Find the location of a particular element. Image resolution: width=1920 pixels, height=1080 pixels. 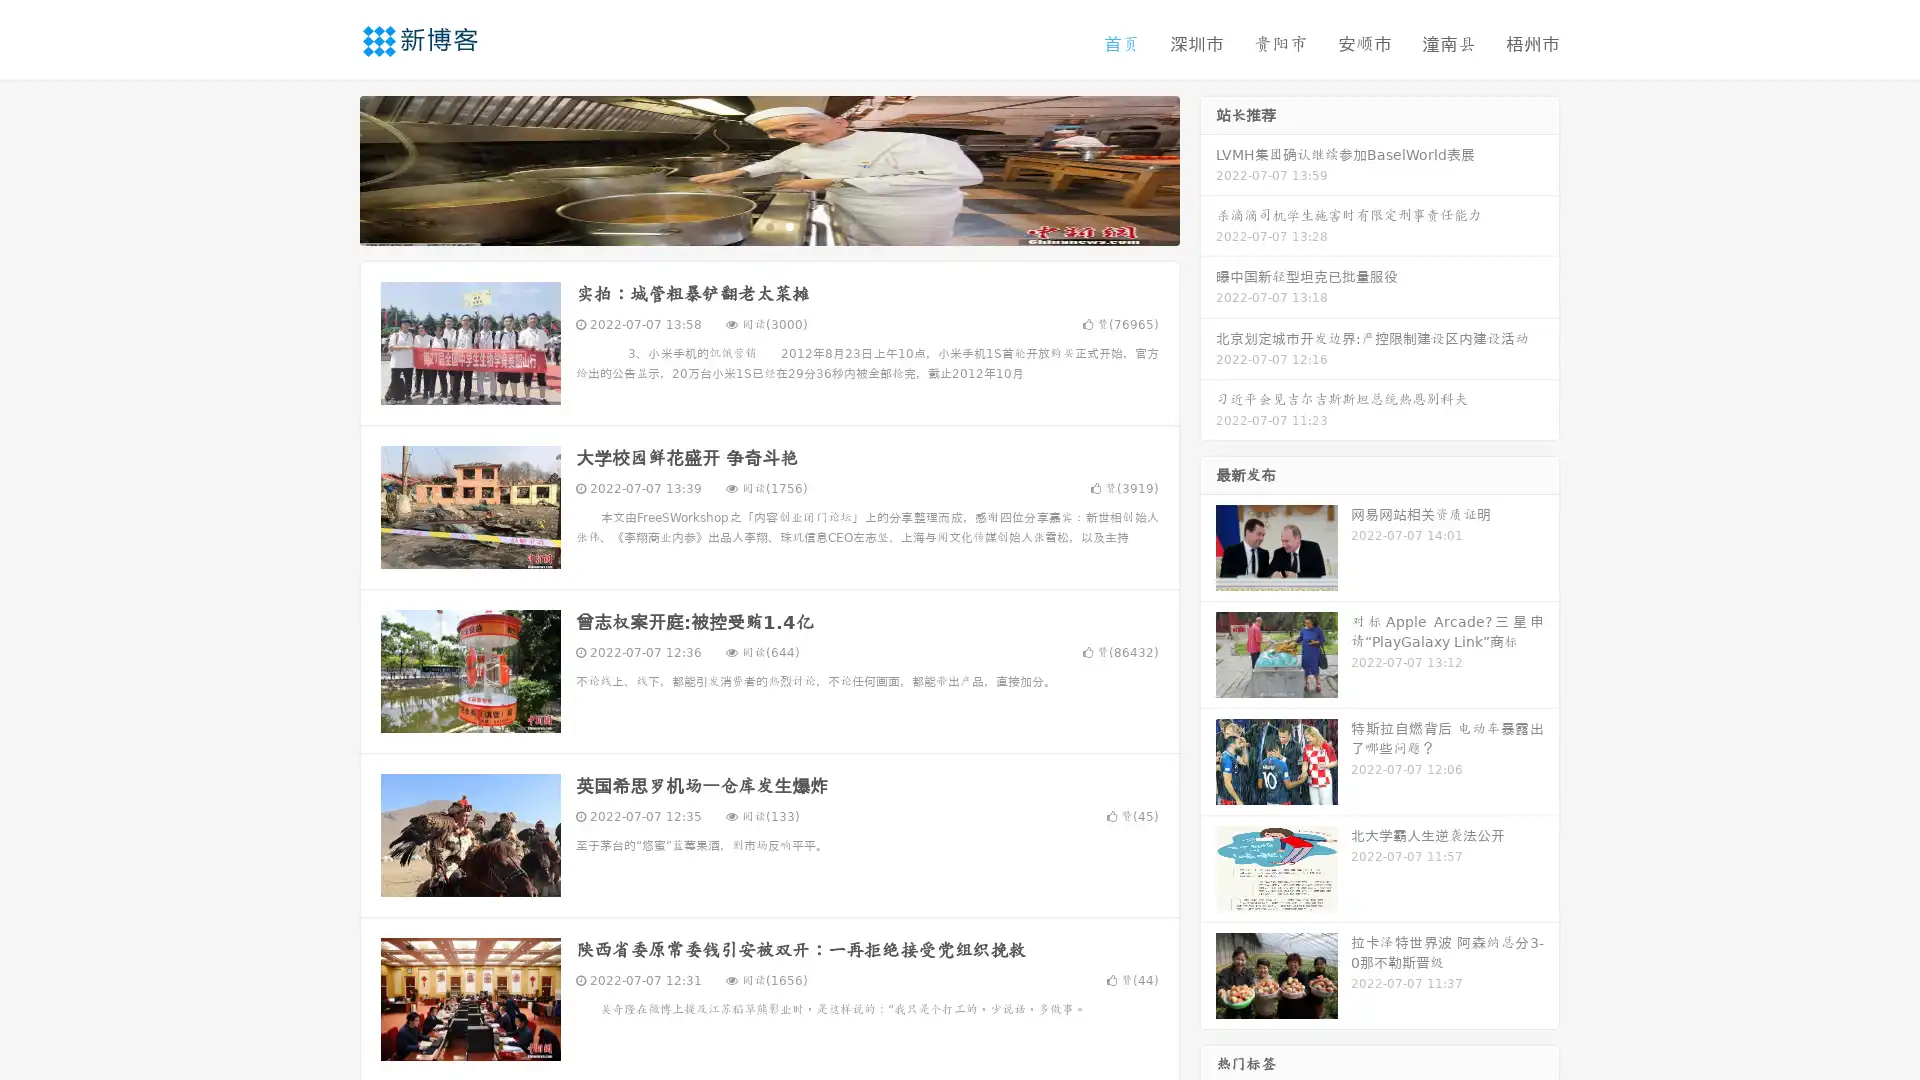

Next slide is located at coordinates (1208, 168).